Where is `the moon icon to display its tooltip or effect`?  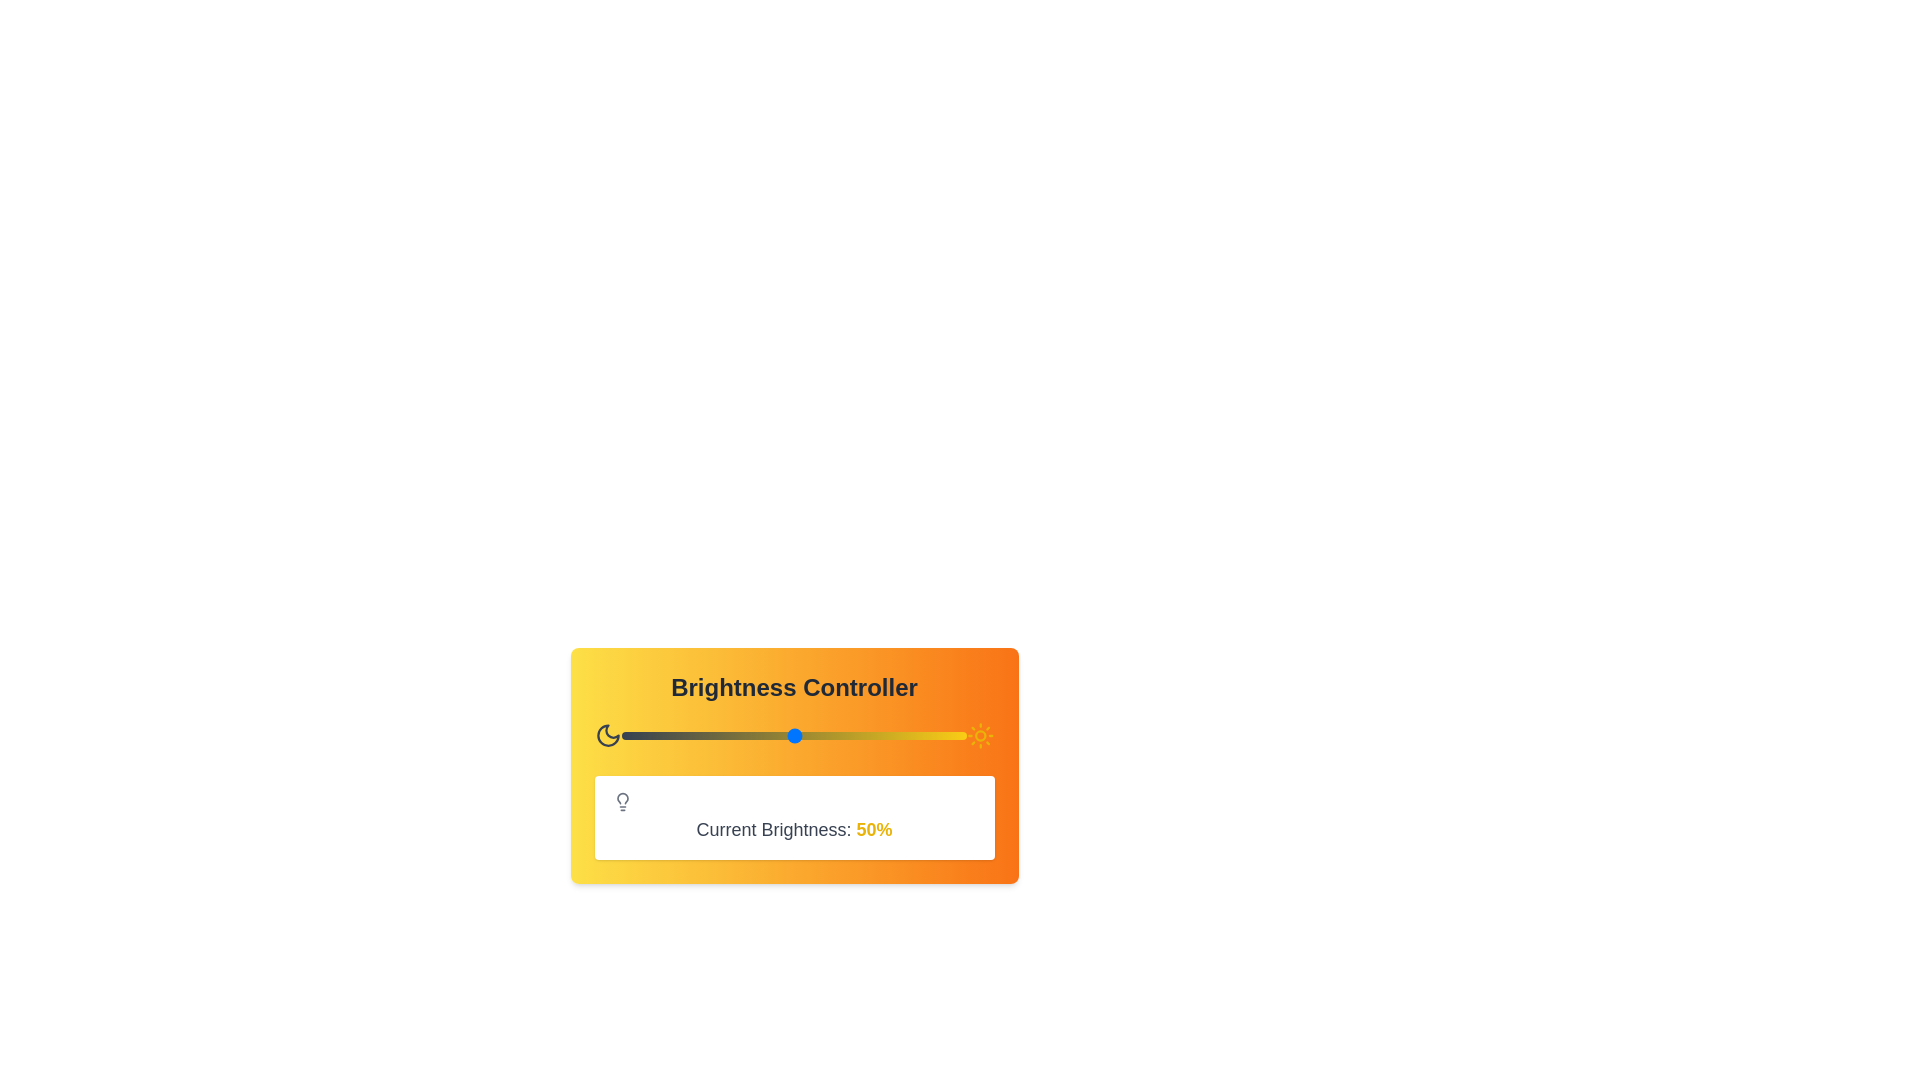 the moon icon to display its tooltip or effect is located at coordinates (607, 736).